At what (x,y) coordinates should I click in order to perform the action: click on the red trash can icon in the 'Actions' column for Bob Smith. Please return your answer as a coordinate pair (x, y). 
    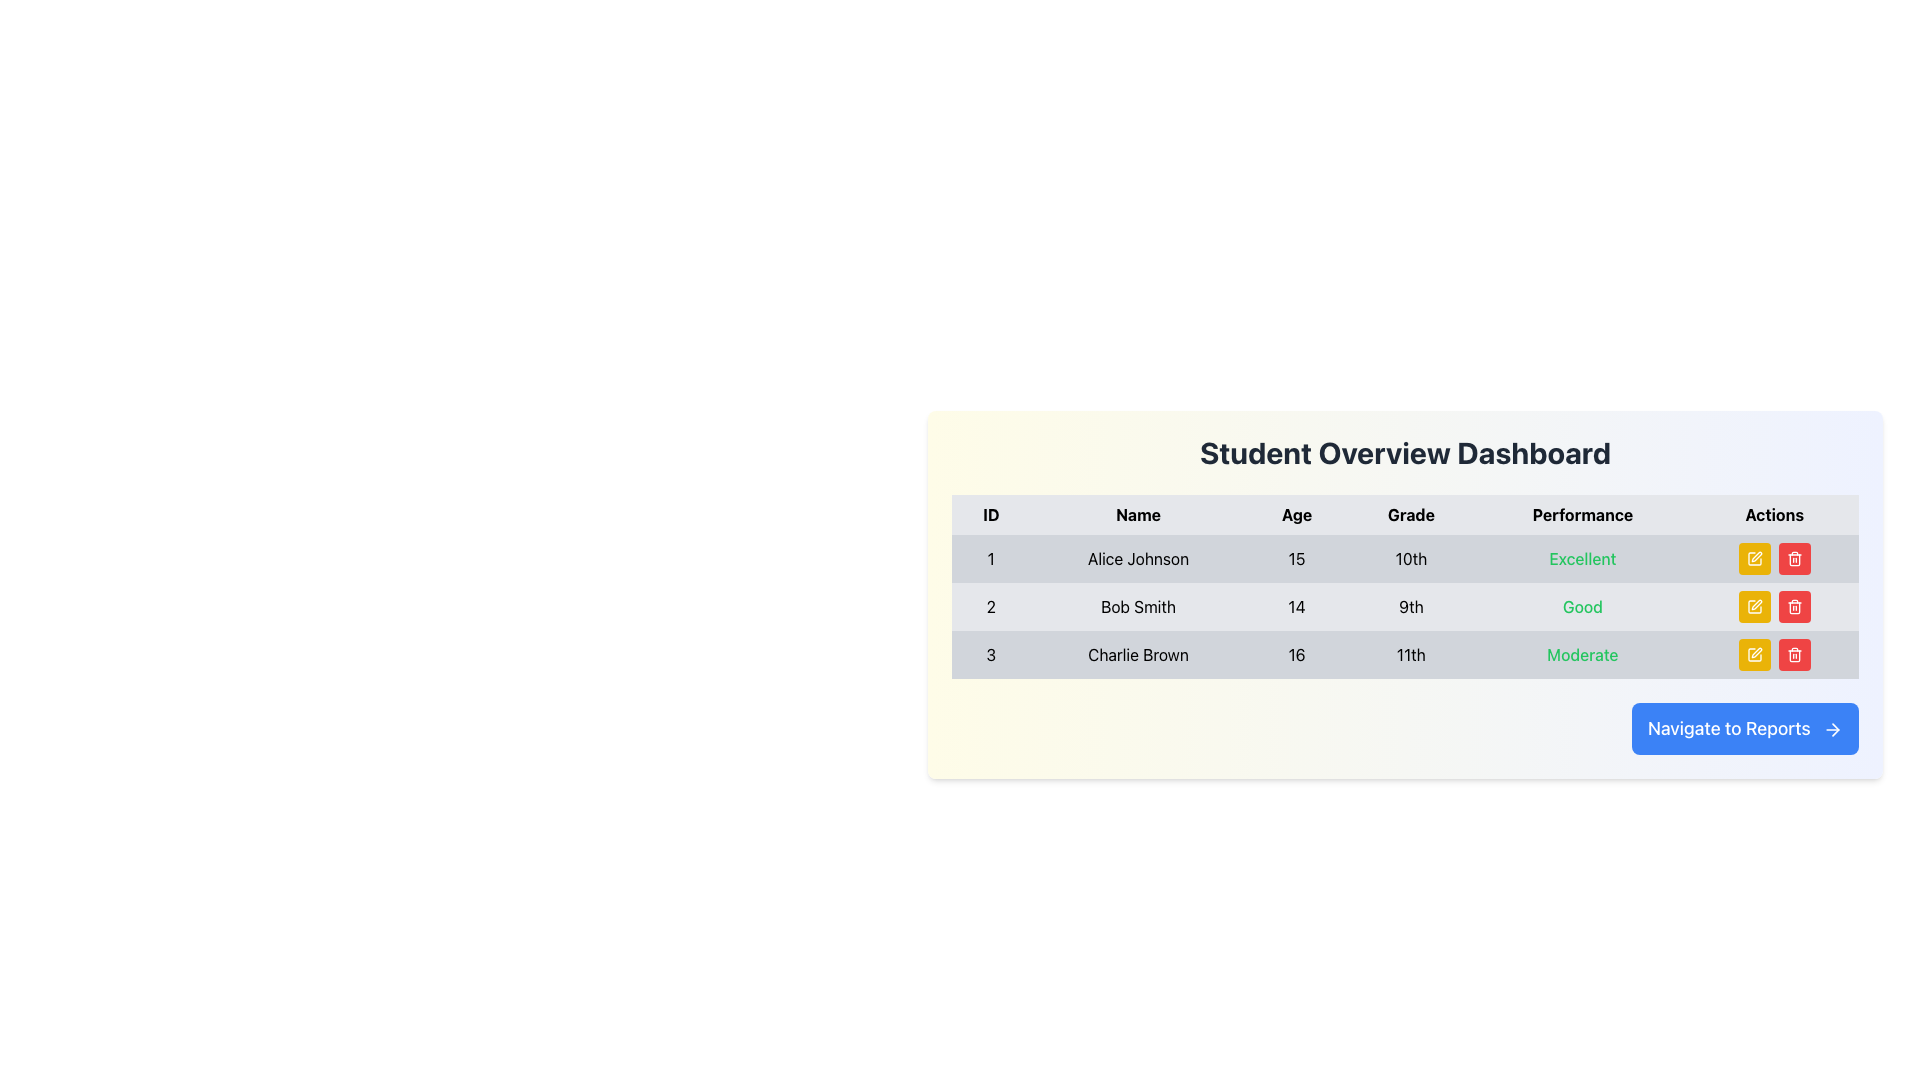
    Looking at the image, I should click on (1794, 605).